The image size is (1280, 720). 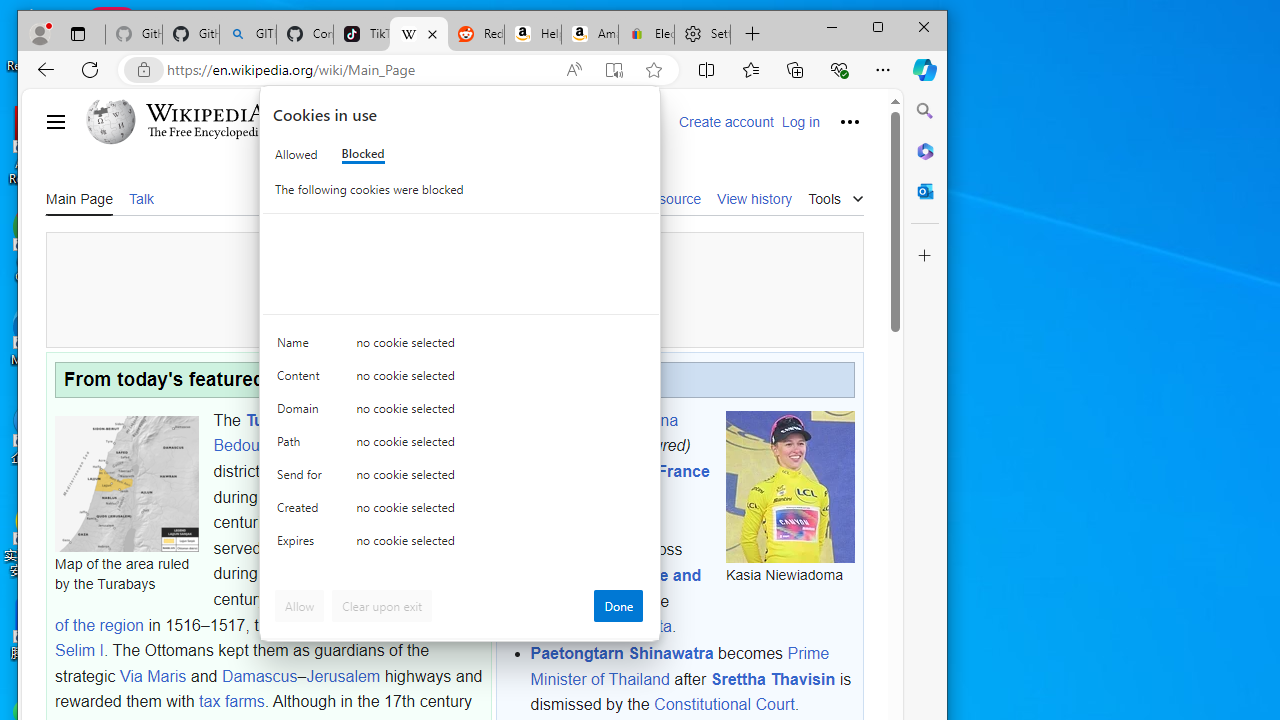 What do you see at coordinates (301, 445) in the screenshot?
I see `'Path'` at bounding box center [301, 445].